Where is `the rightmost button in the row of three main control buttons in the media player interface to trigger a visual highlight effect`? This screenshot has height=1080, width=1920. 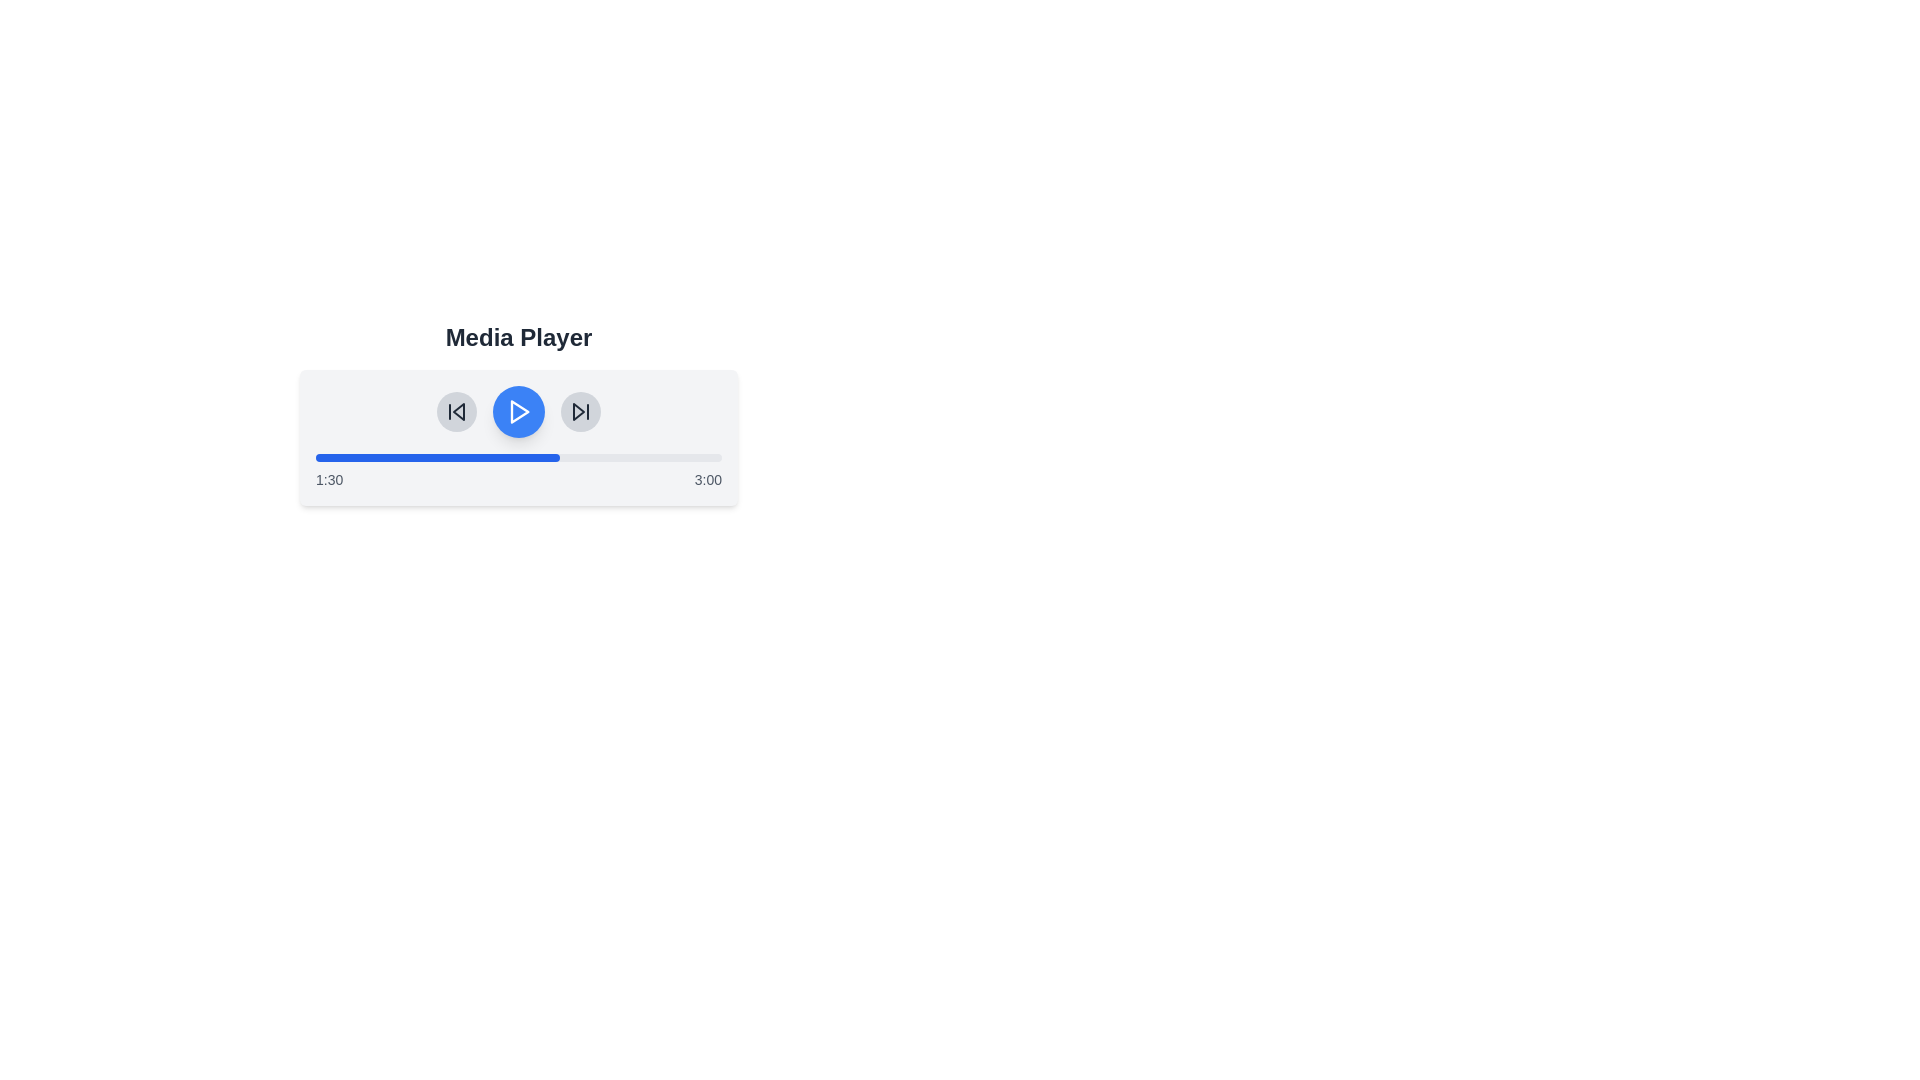
the rightmost button in the row of three main control buttons in the media player interface to trigger a visual highlight effect is located at coordinates (579, 411).